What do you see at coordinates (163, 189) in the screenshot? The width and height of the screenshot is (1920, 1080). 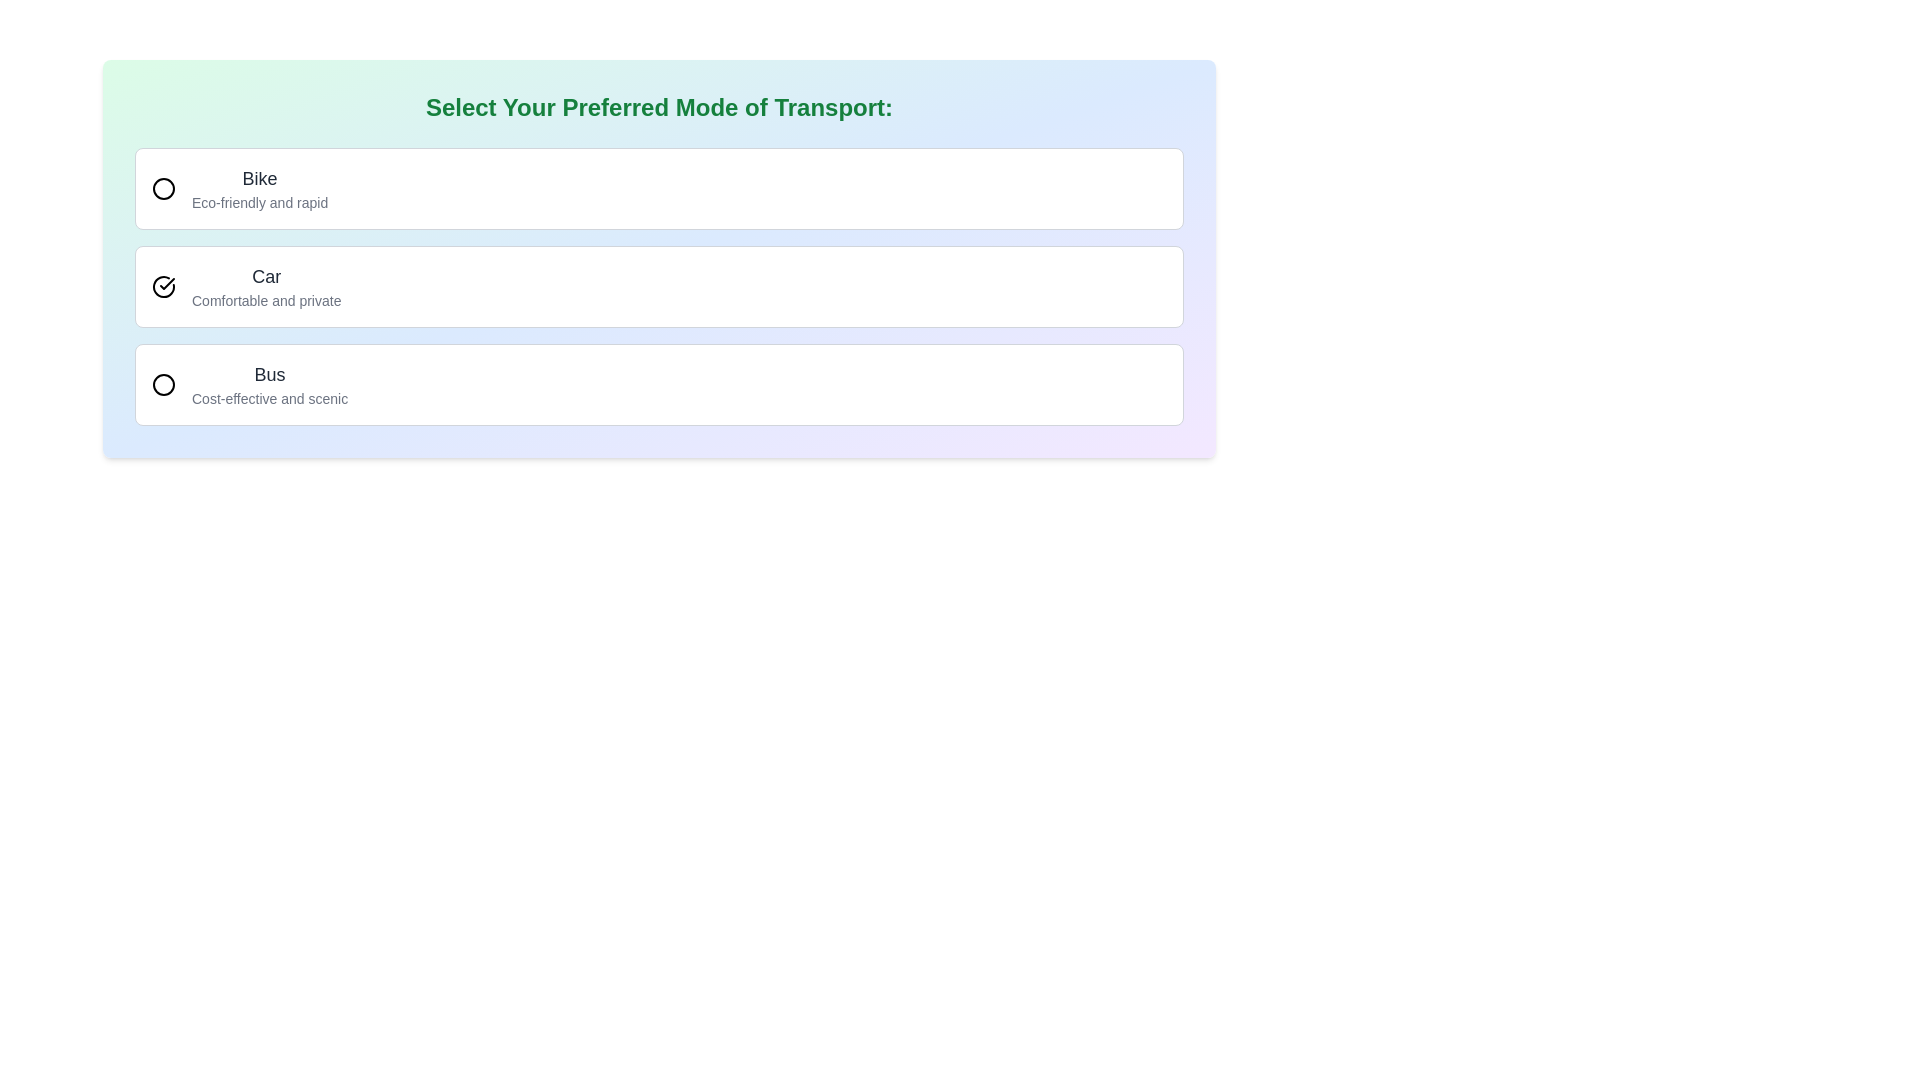 I see `the radio button associated with the option 'Bike'` at bounding box center [163, 189].